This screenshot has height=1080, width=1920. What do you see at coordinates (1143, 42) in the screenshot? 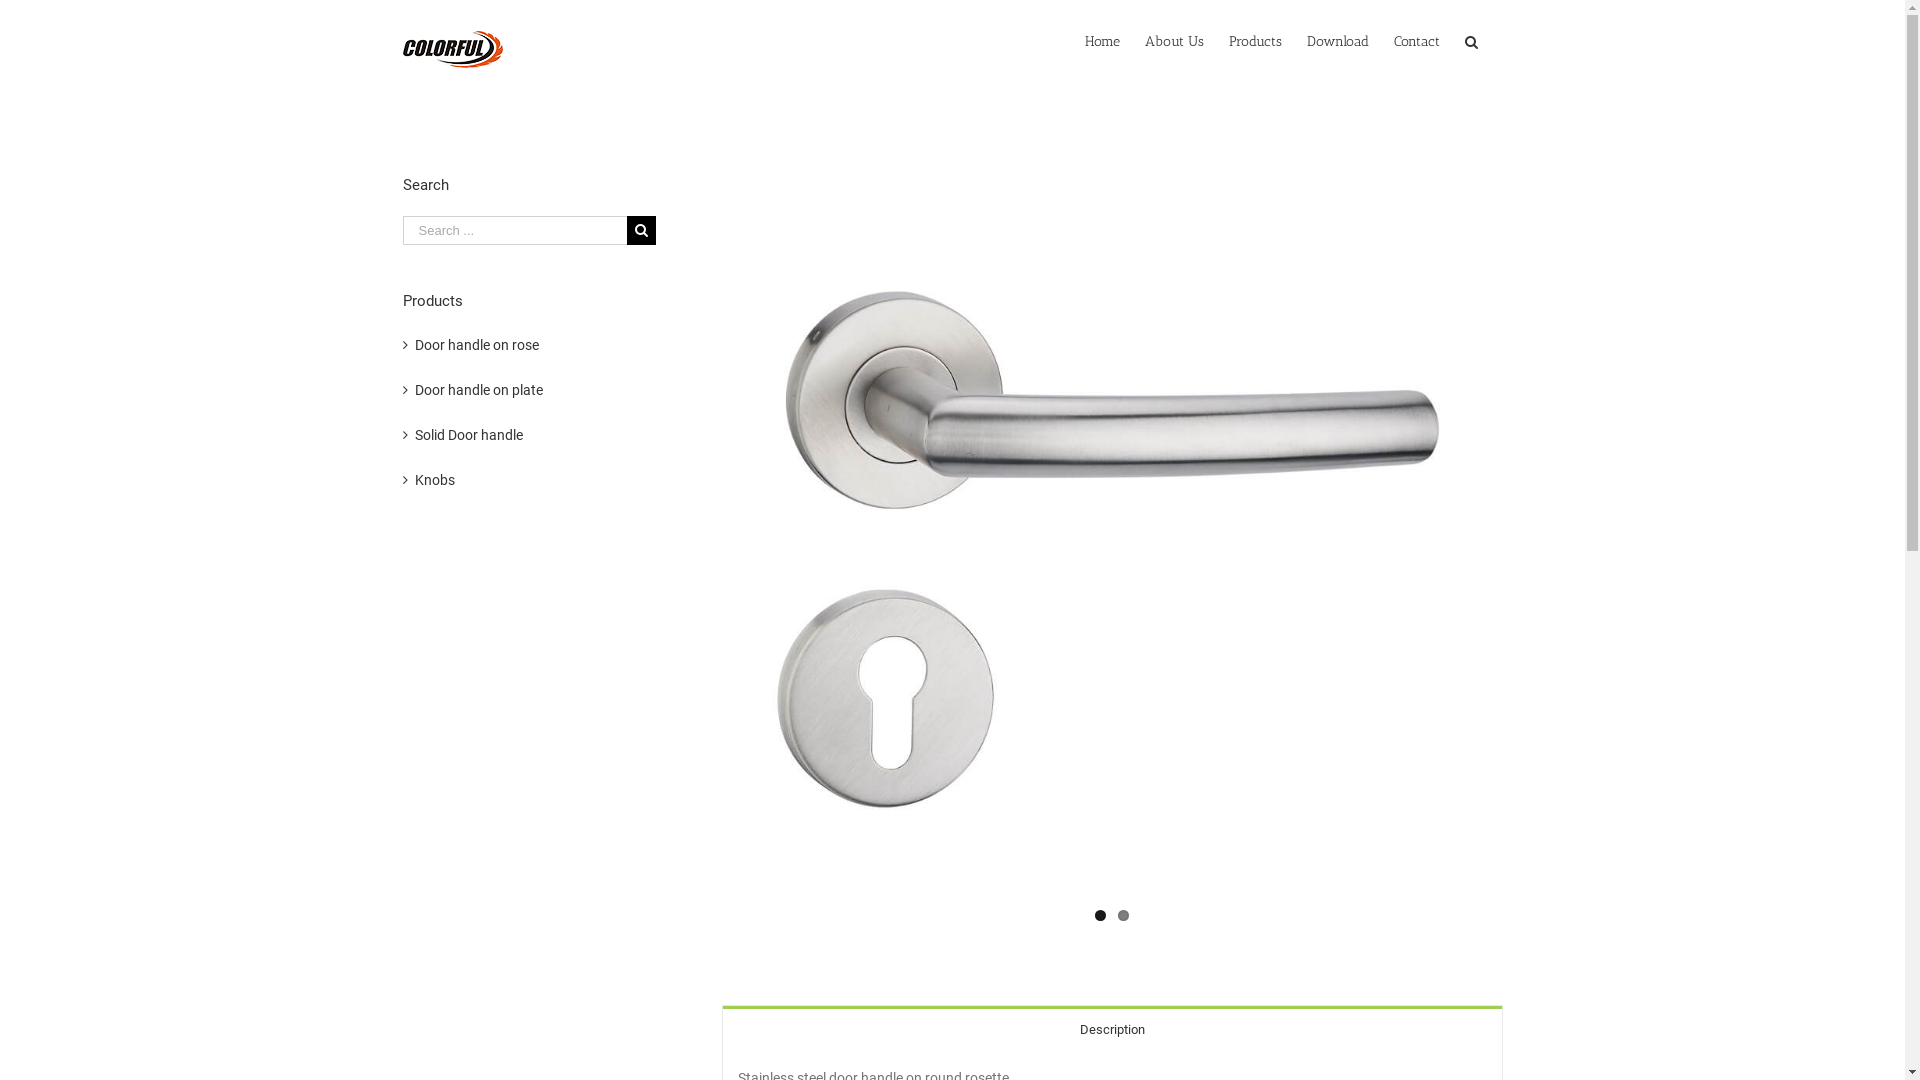
I see `'About Us'` at bounding box center [1143, 42].